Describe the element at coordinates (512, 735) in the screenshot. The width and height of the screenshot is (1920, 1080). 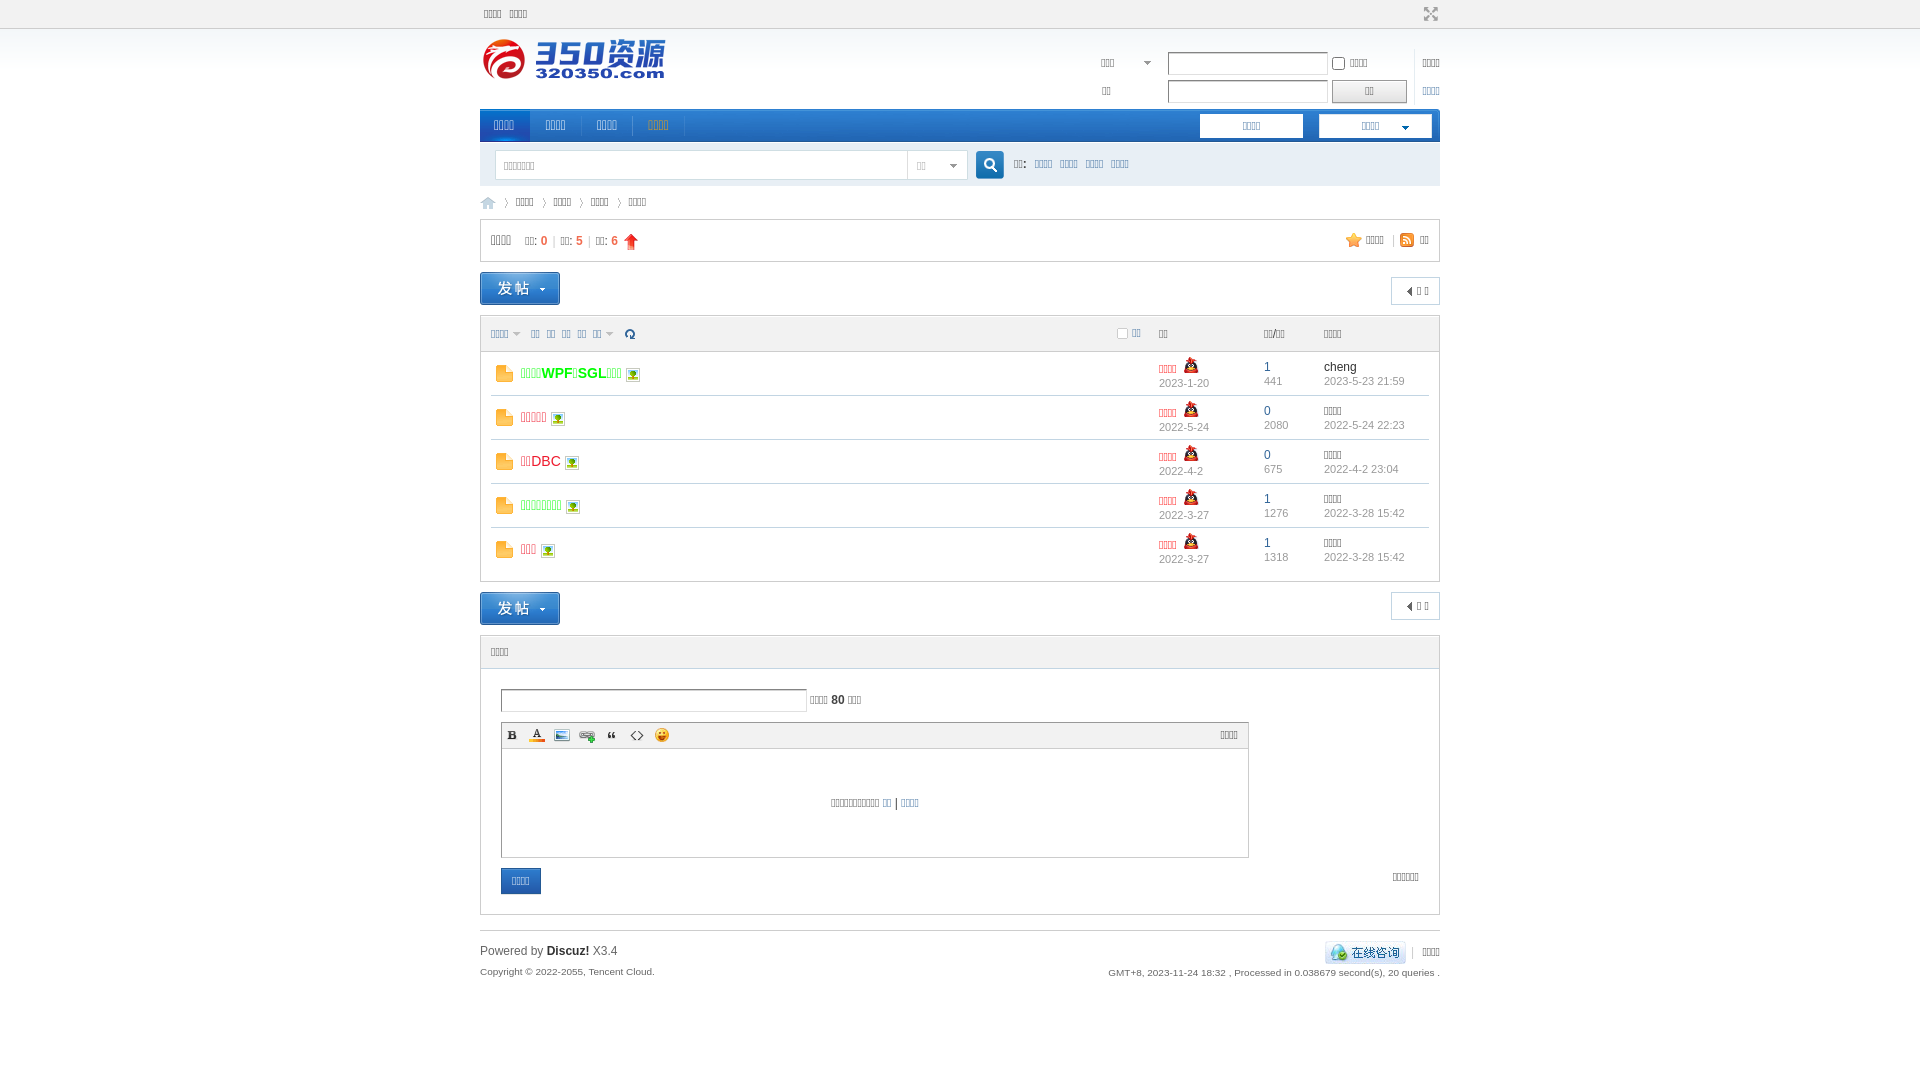
I see `'B'` at that location.